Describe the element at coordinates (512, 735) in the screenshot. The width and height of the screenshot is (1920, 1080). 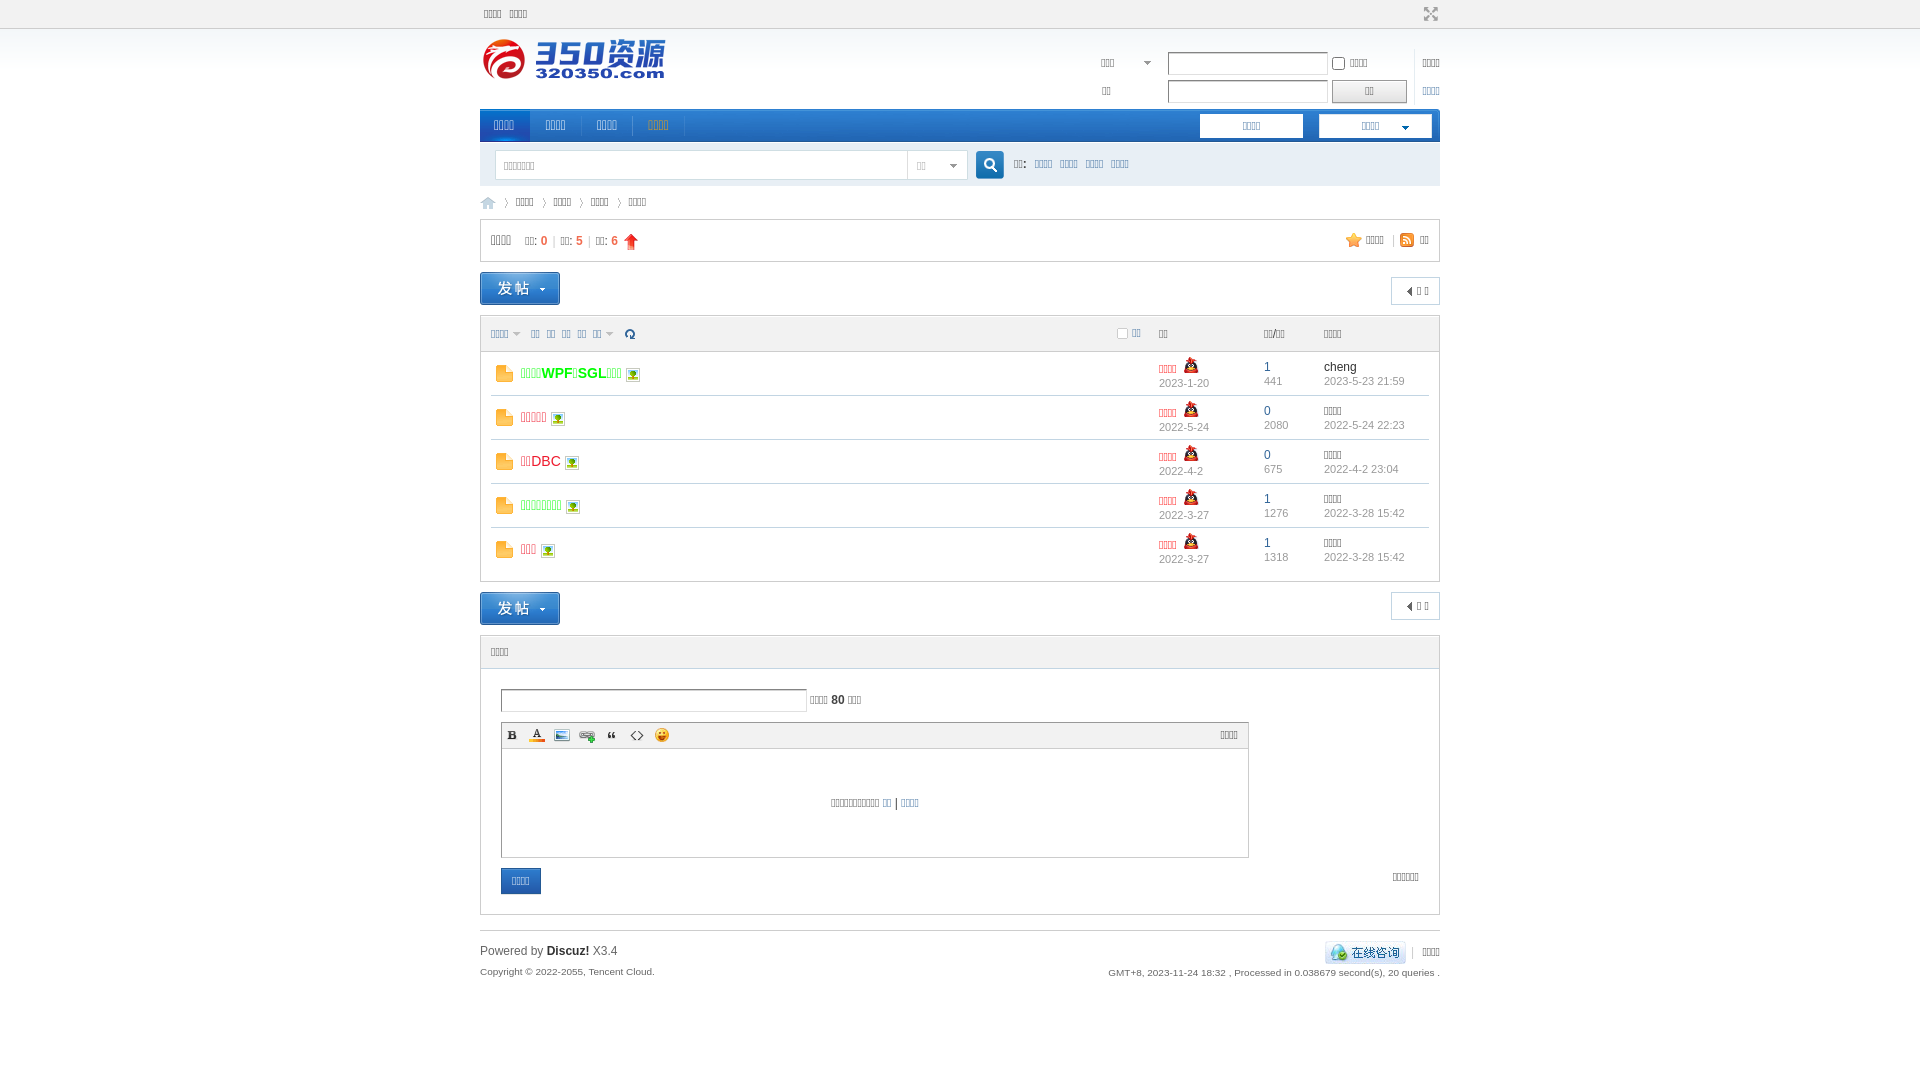
I see `'B'` at that location.